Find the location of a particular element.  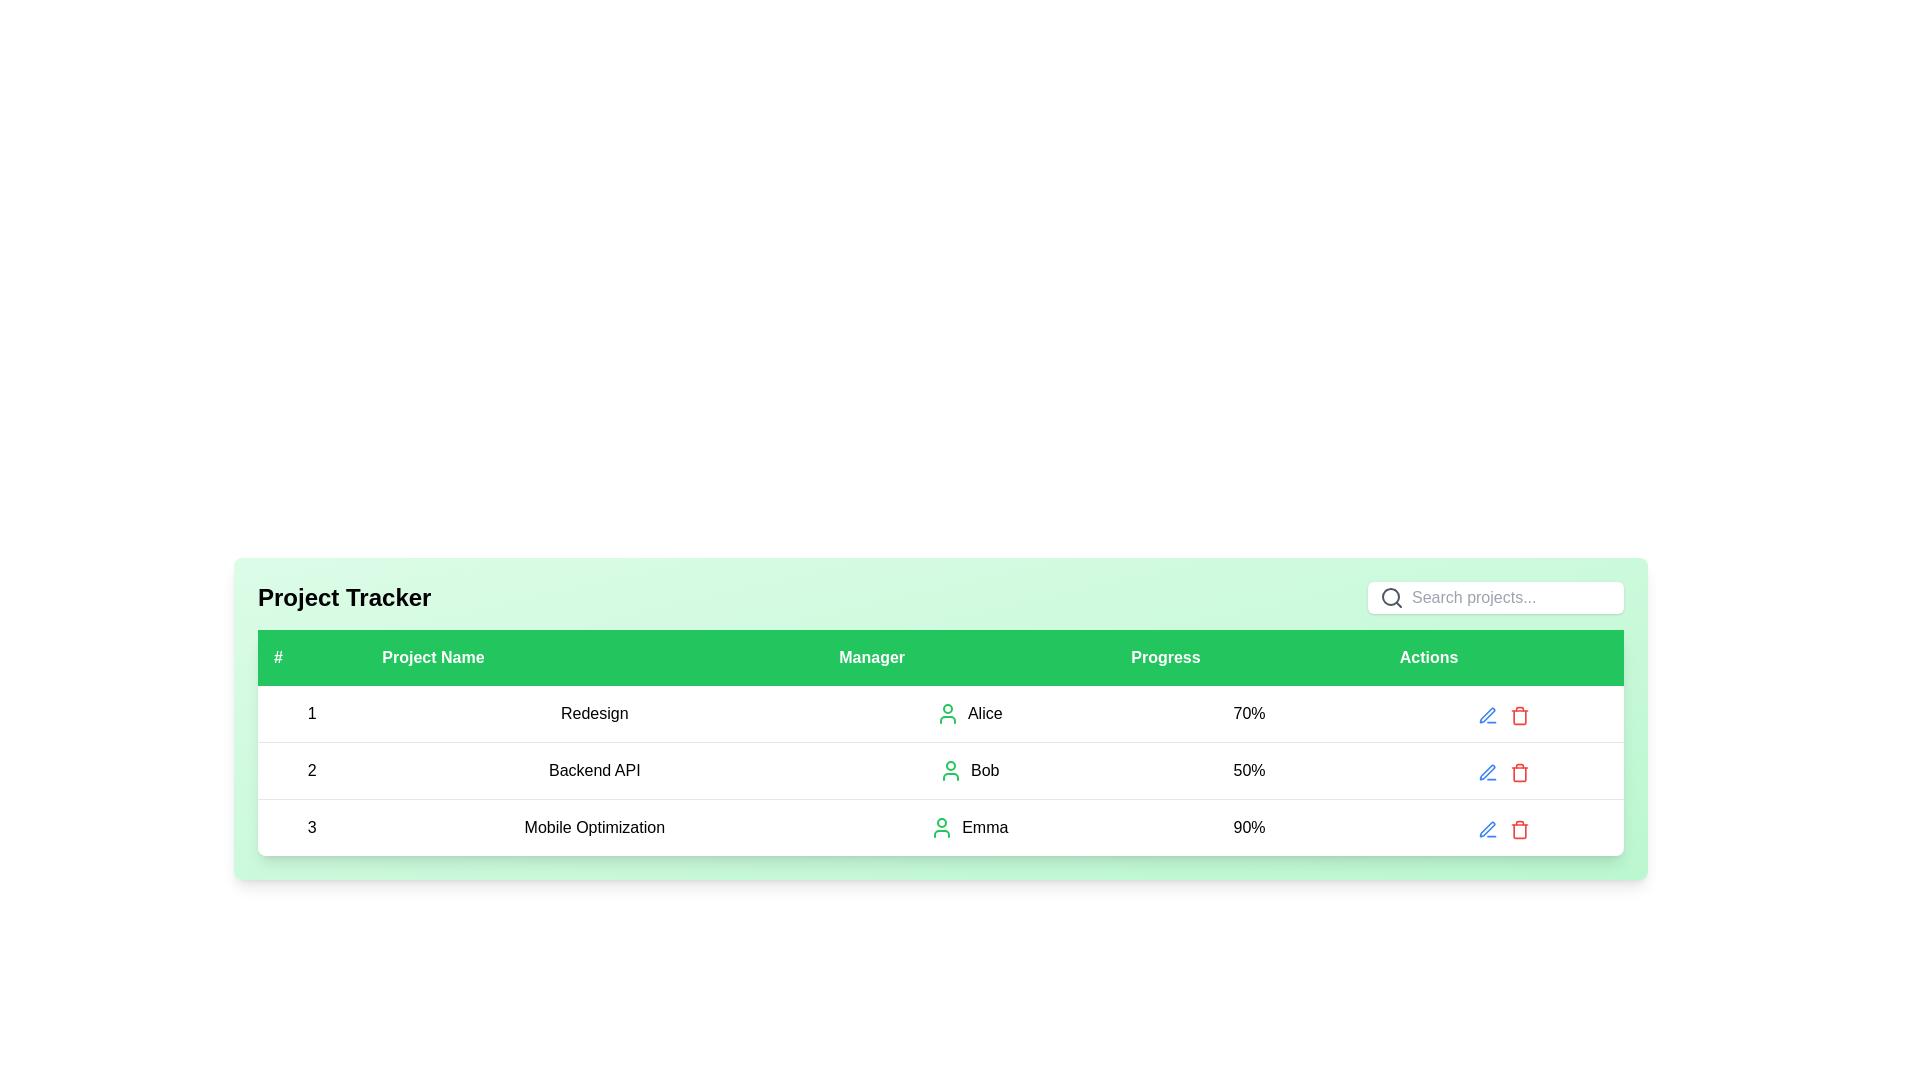

the 'Backend API' text label located in the second row of the project management interface under the 'Project Name' column is located at coordinates (593, 770).